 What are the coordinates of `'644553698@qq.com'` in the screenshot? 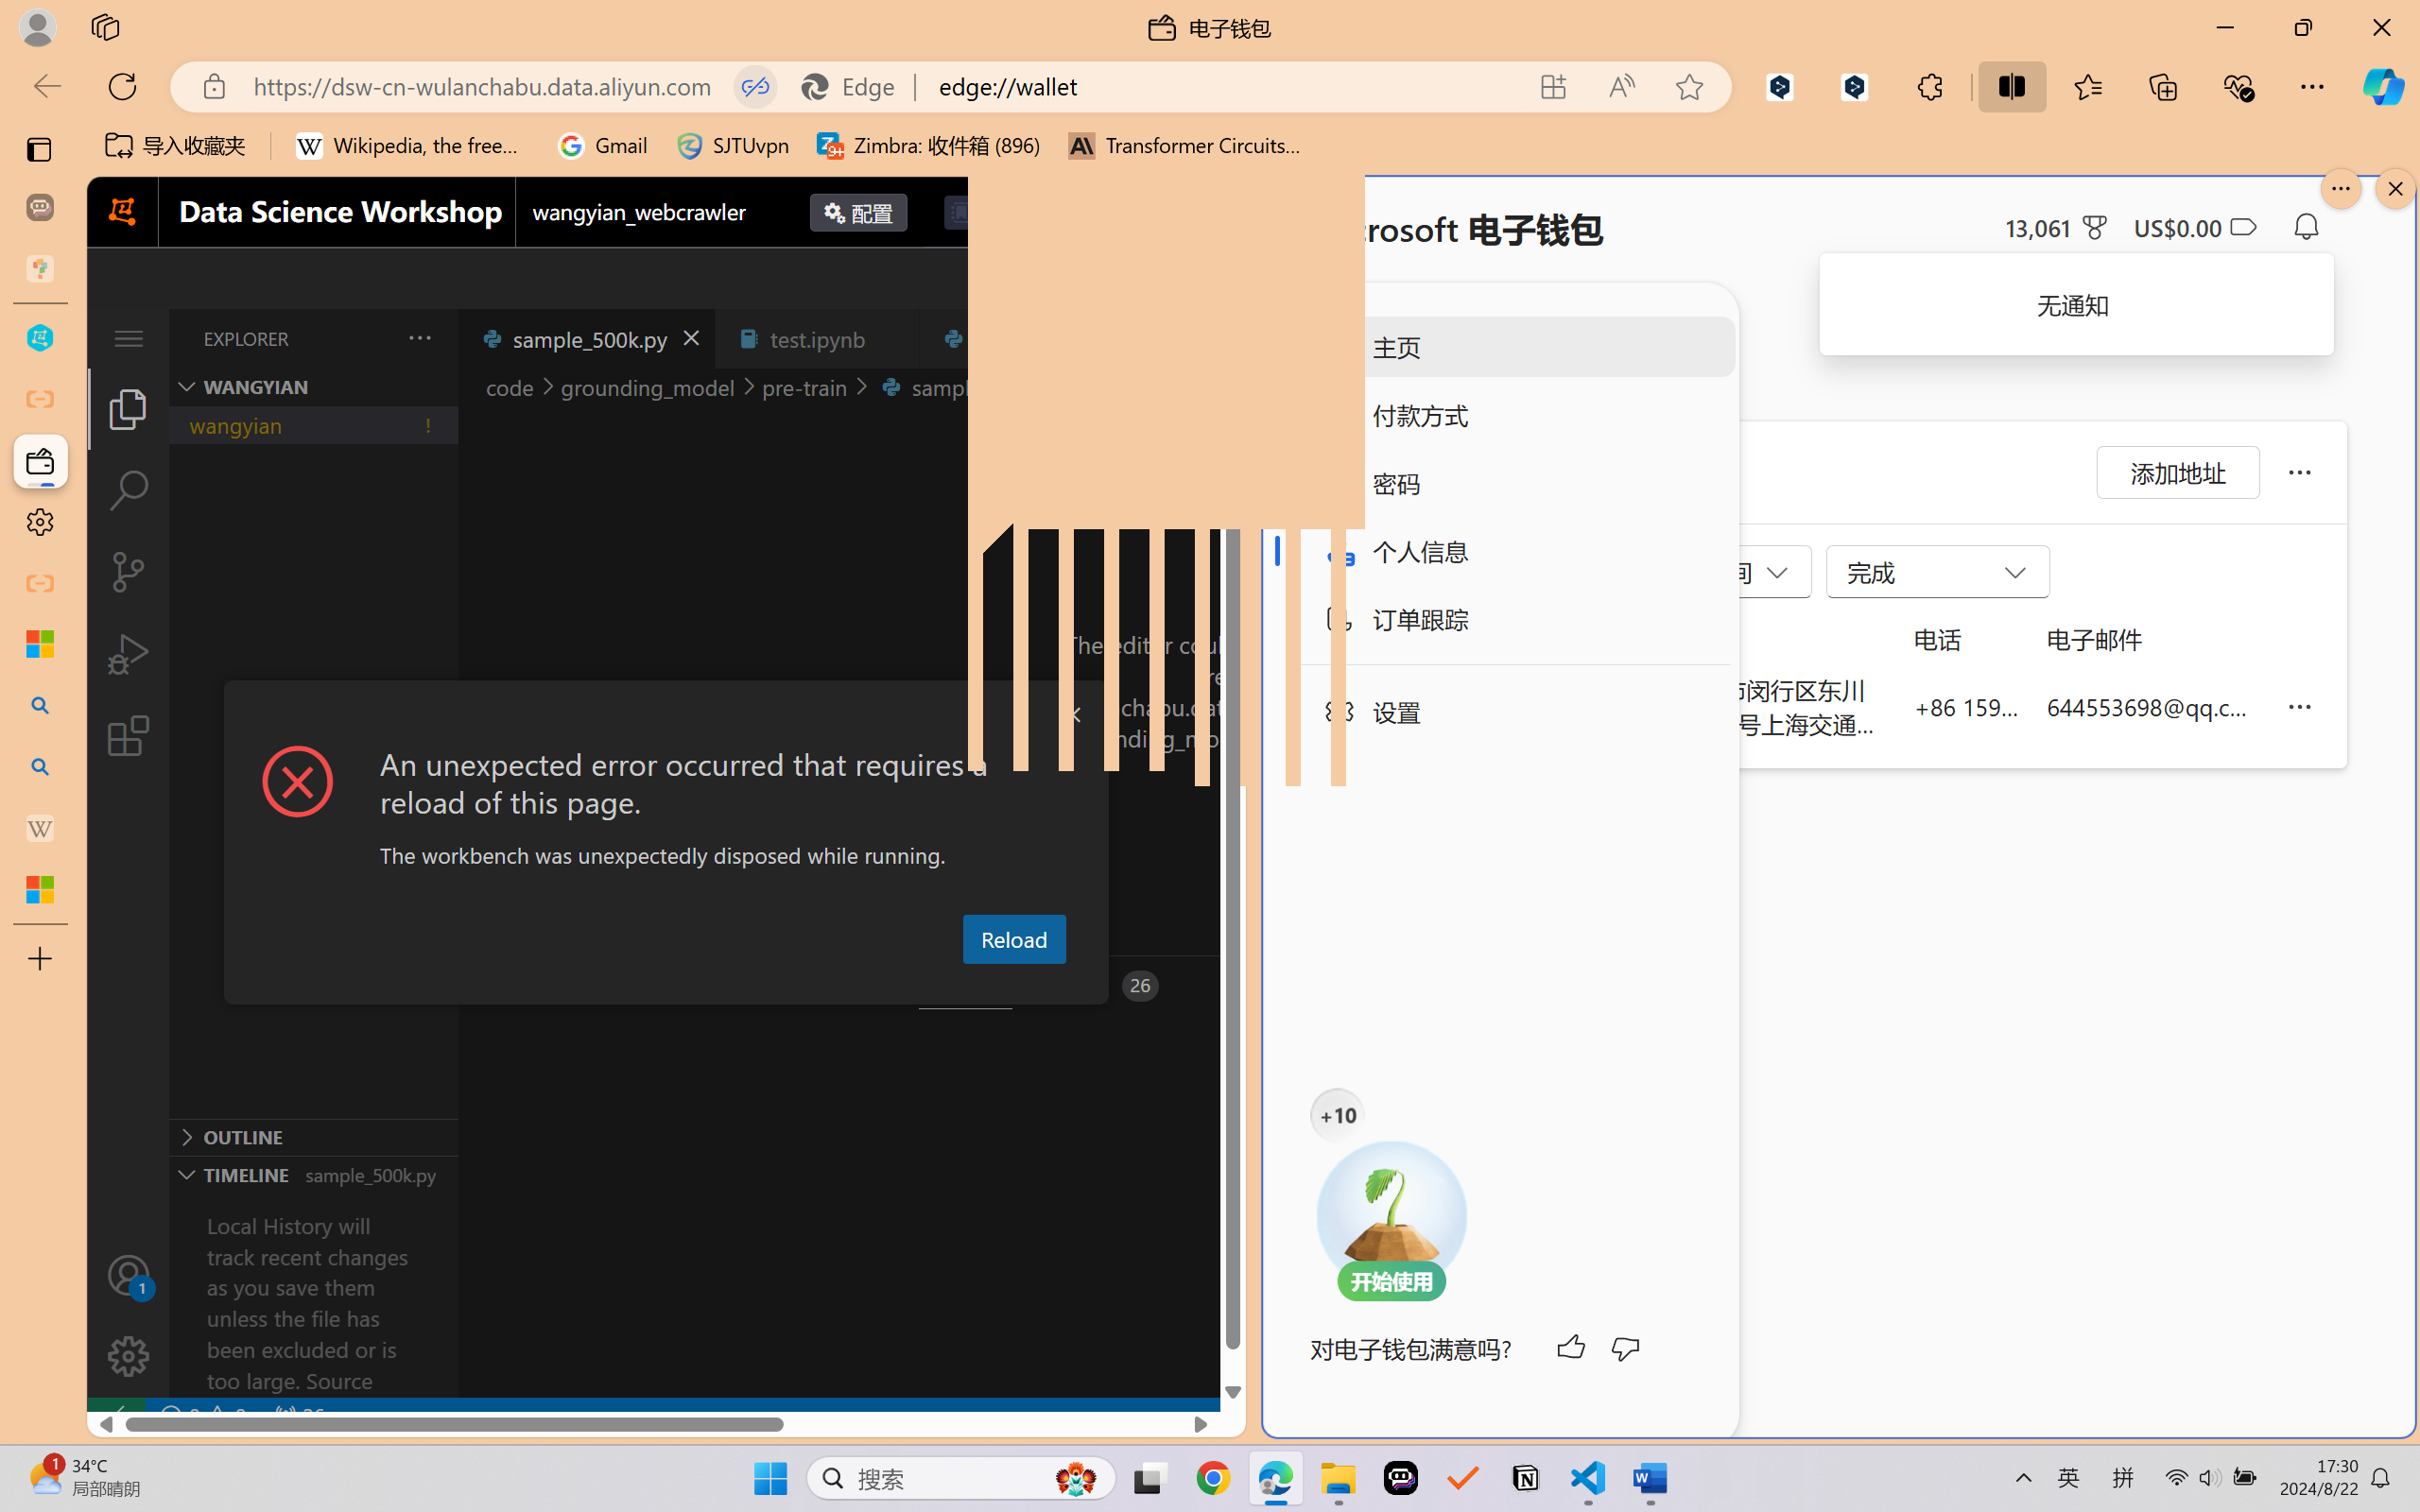 It's located at (2152, 705).